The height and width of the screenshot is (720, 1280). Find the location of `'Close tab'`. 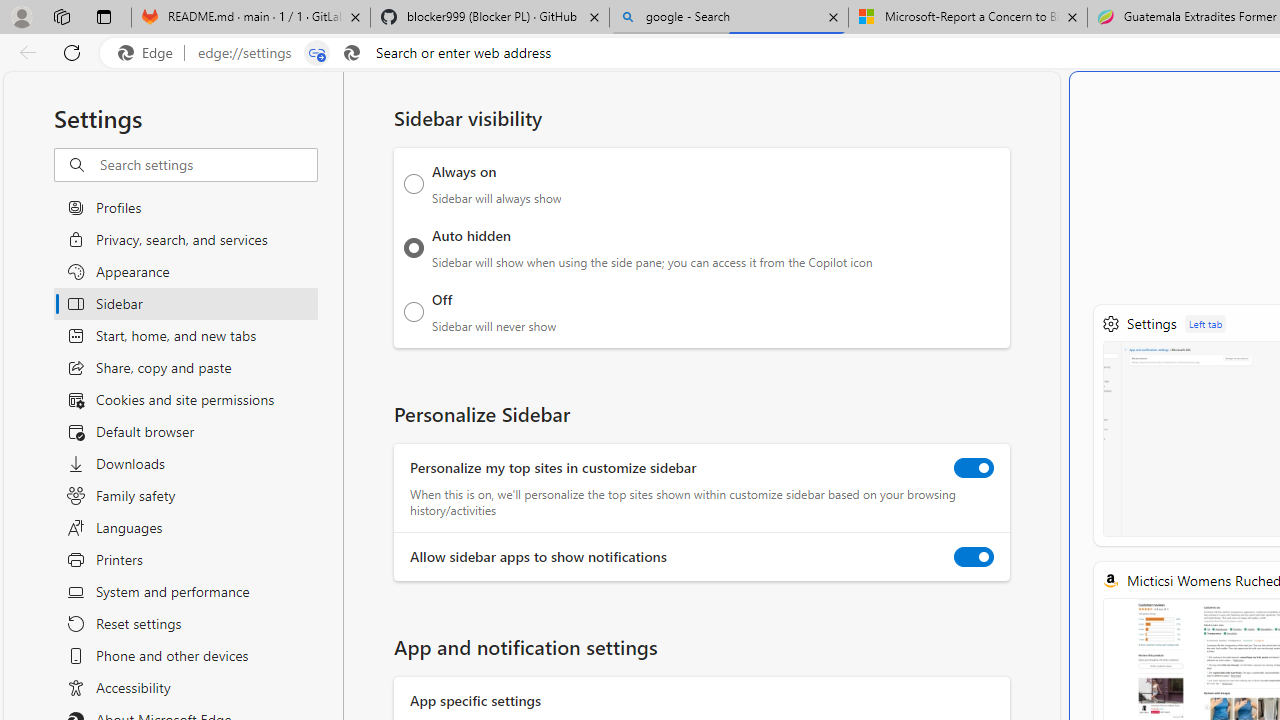

'Close tab' is located at coordinates (1071, 17).